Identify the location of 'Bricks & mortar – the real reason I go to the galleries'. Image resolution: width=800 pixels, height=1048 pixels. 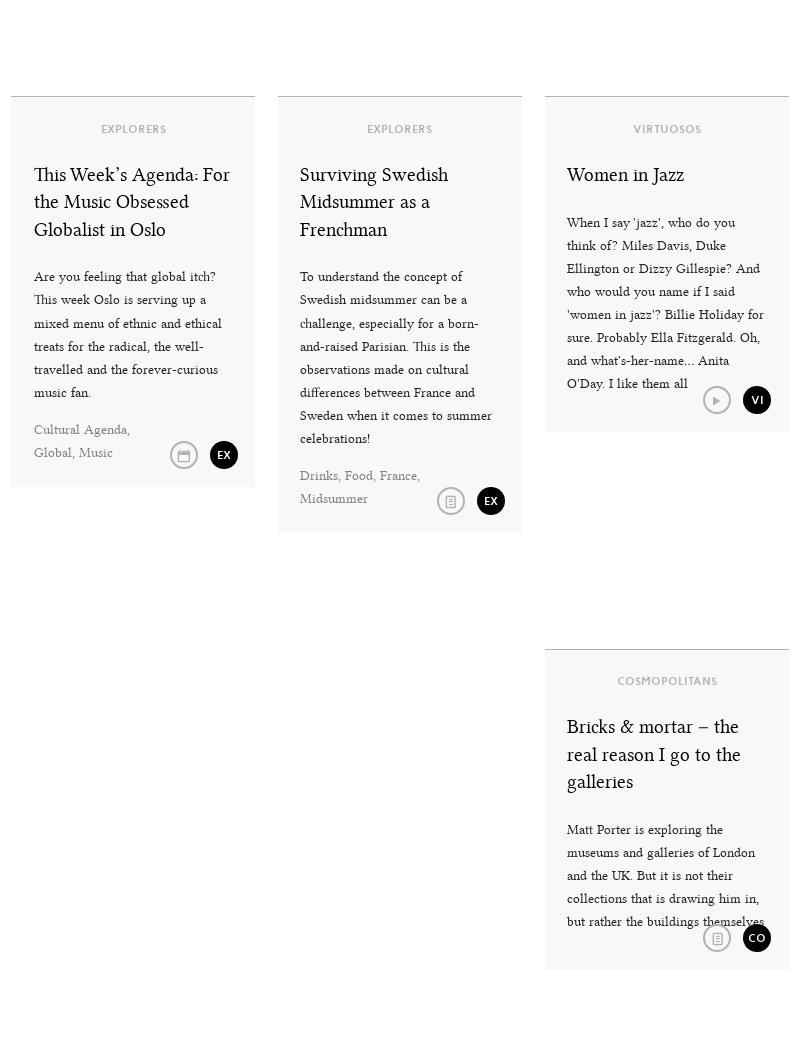
(566, 754).